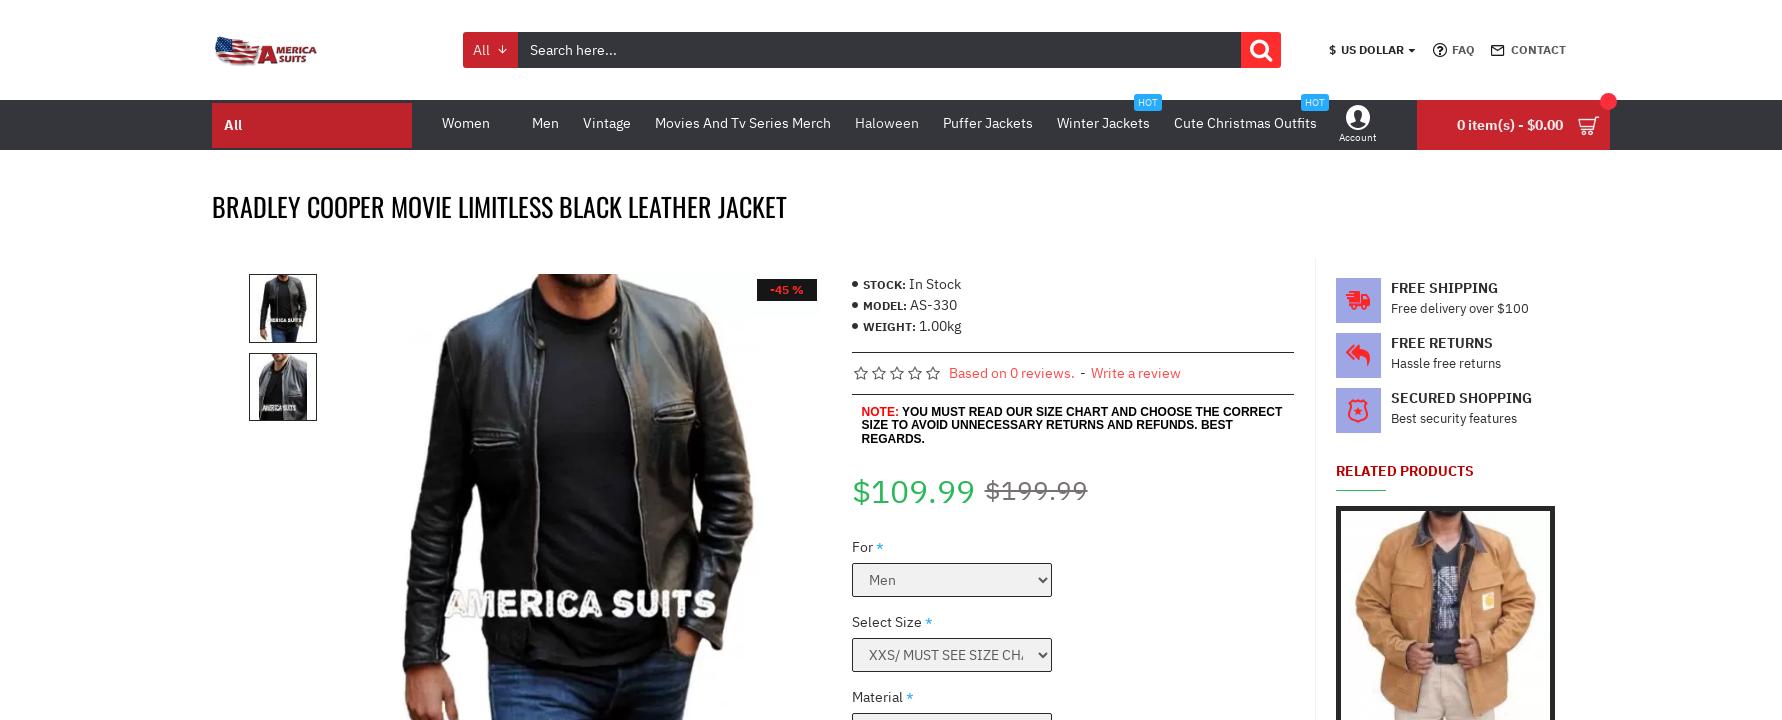  I want to click on '$199.99', so click(1034, 490).